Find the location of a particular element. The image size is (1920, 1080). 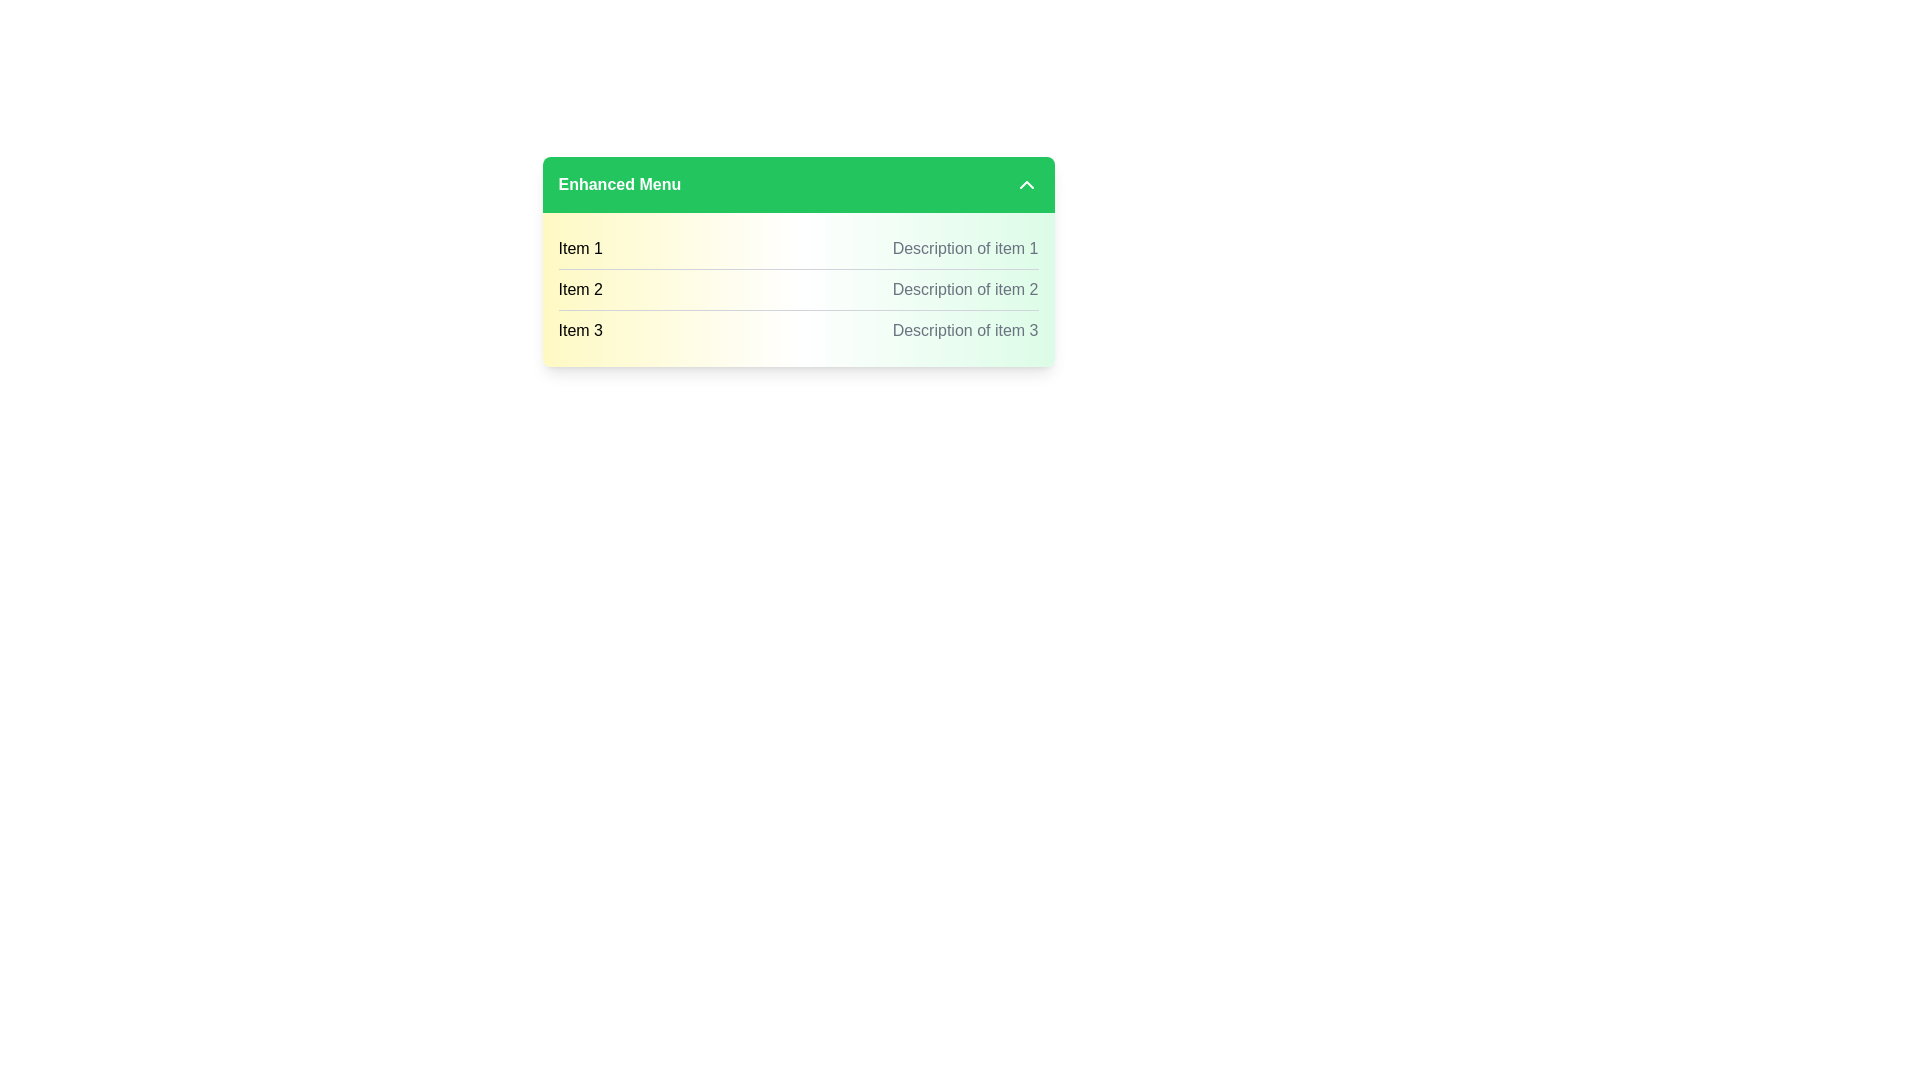

text display showing 'Description of item 3', which is a gray-colored, truncated text aligned to the right of the 'Item 3' label is located at coordinates (965, 330).